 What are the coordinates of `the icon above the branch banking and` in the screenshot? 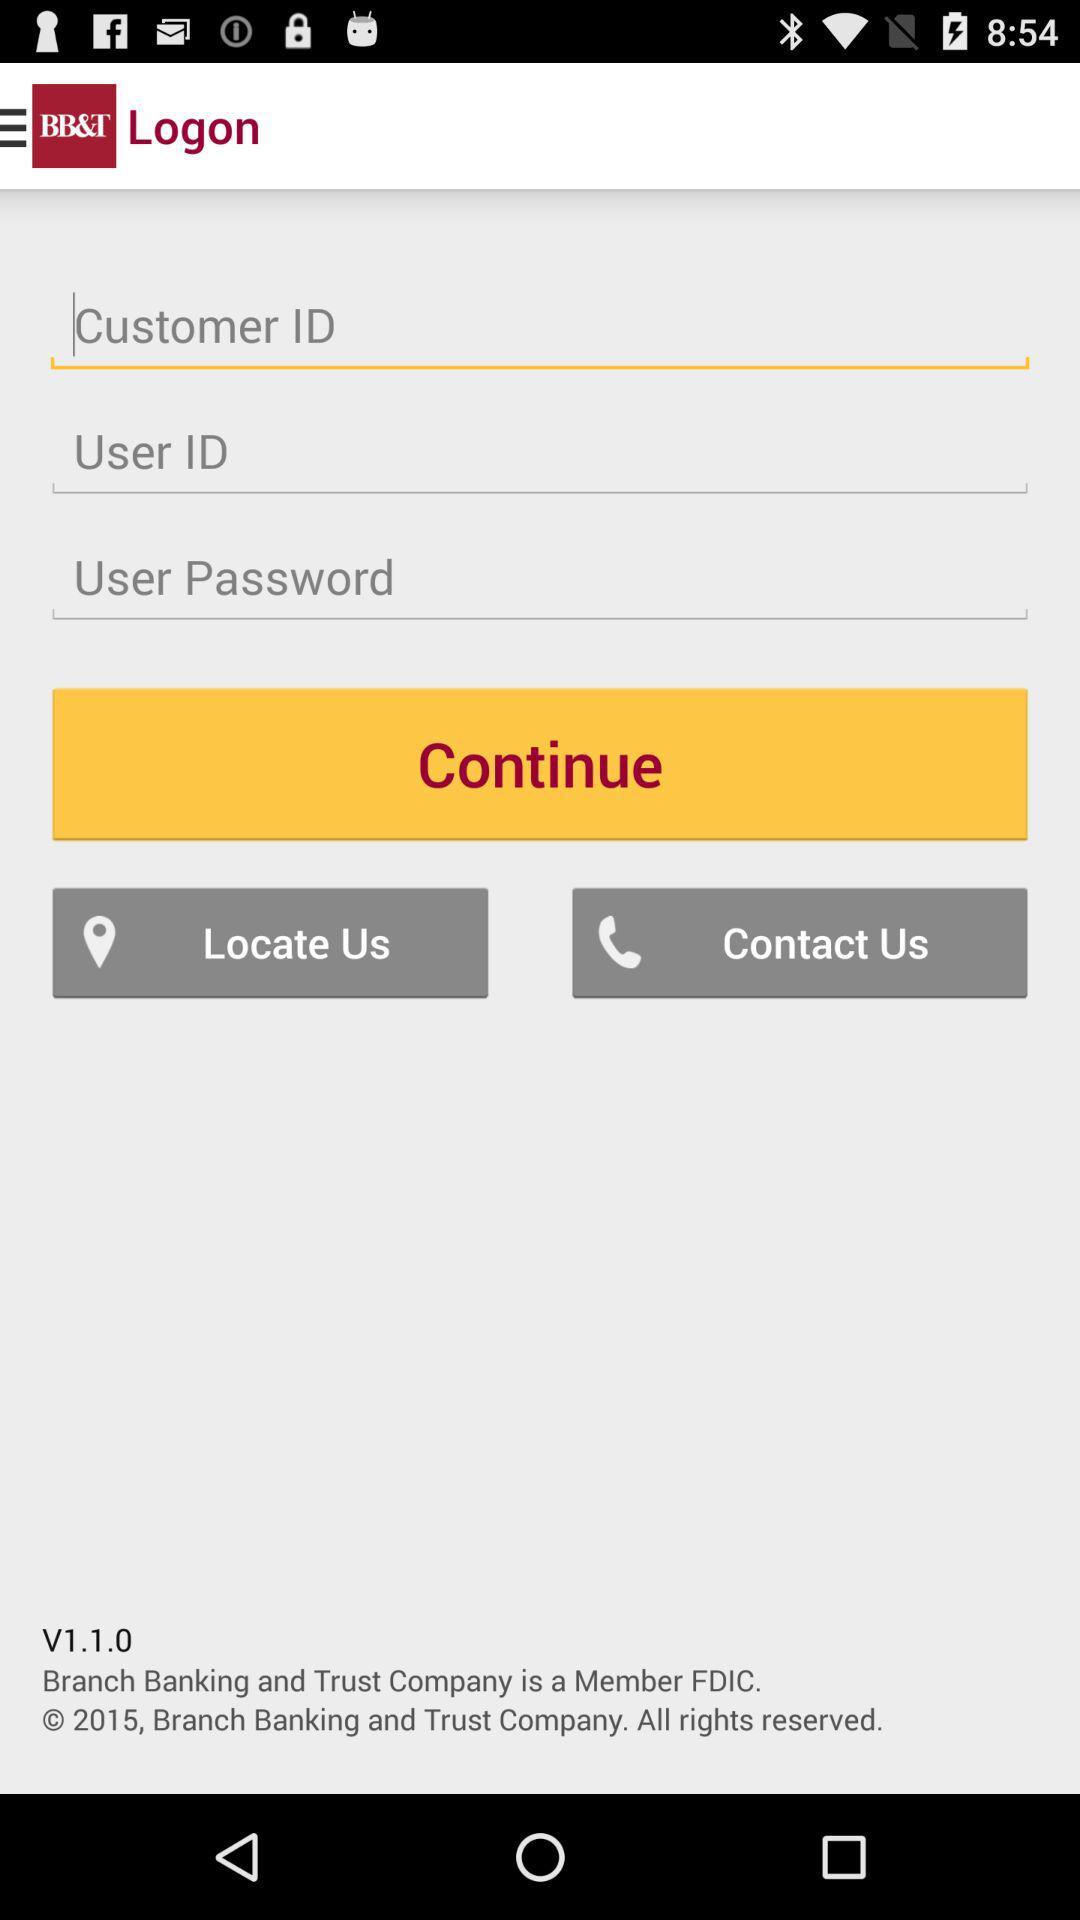 It's located at (798, 941).